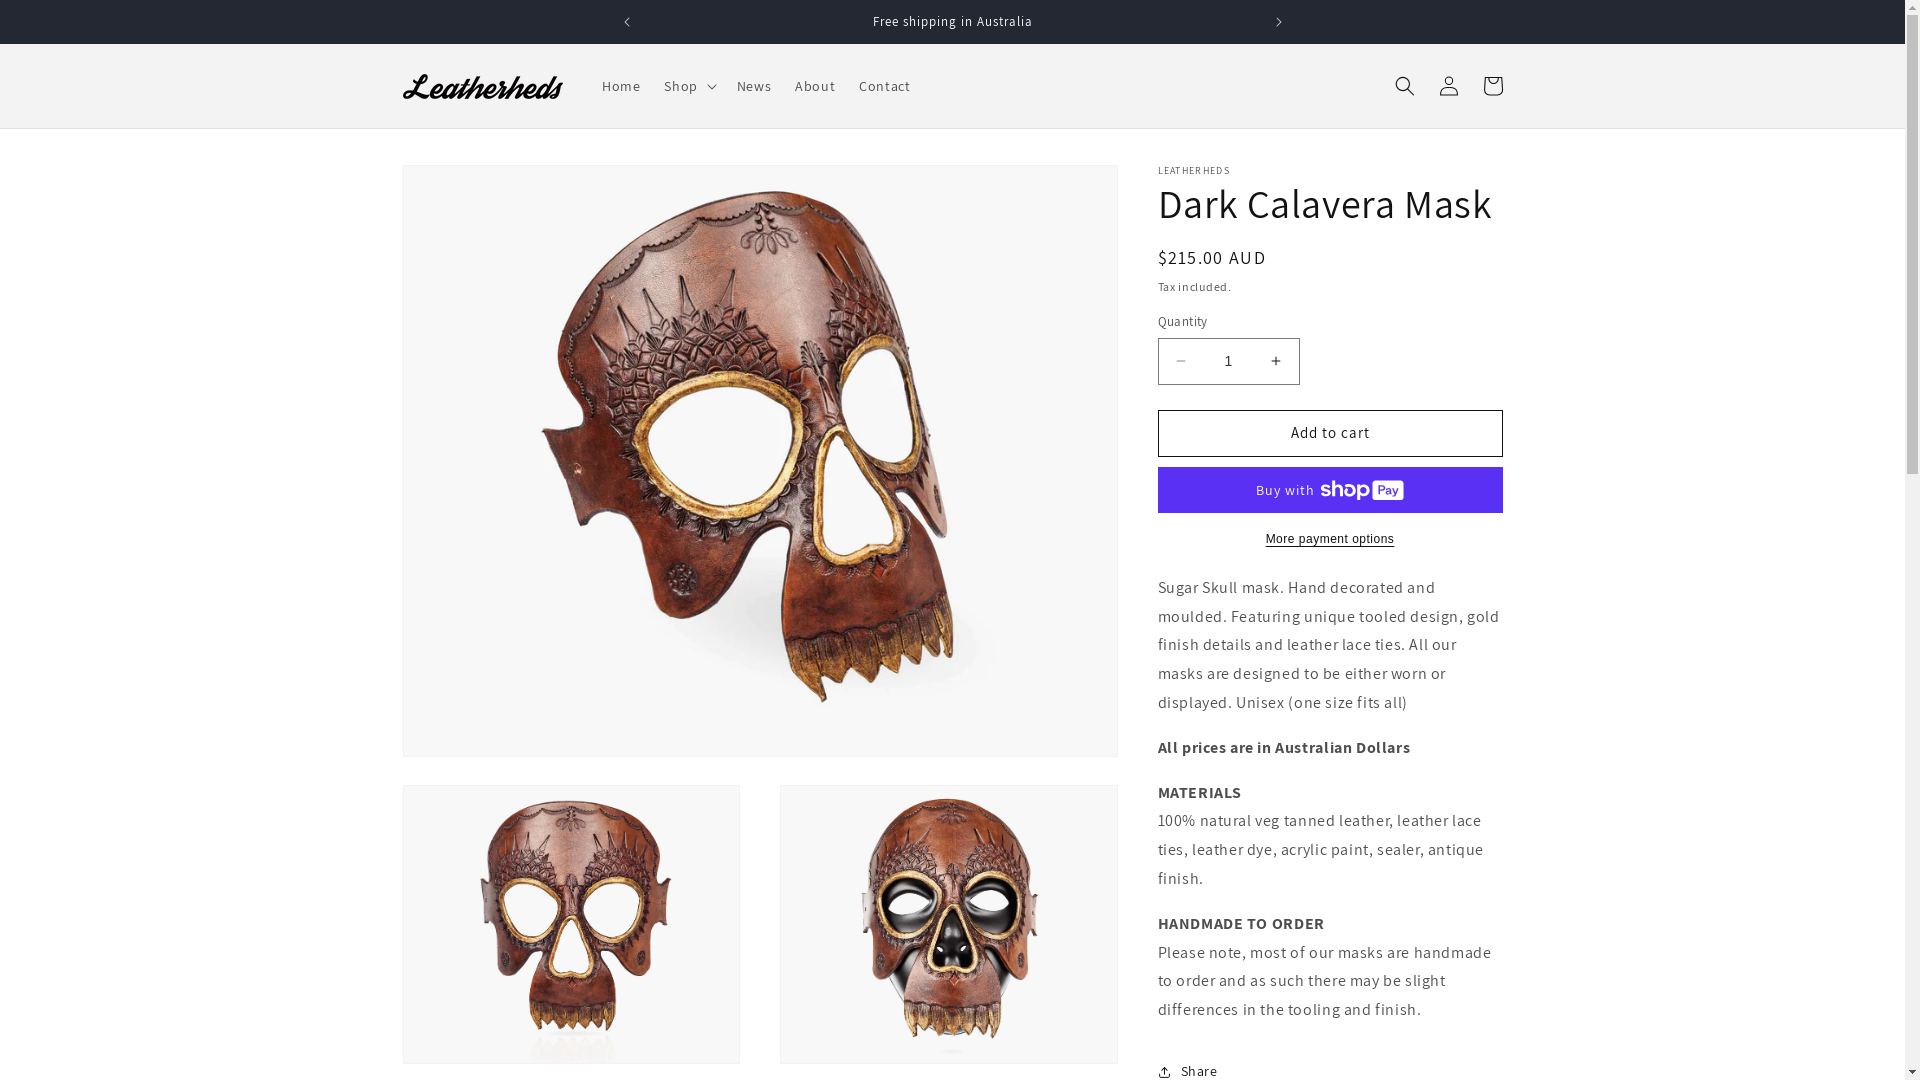 The width and height of the screenshot is (1920, 1080). Describe the element at coordinates (461, 187) in the screenshot. I see `'Skip to product information'` at that location.